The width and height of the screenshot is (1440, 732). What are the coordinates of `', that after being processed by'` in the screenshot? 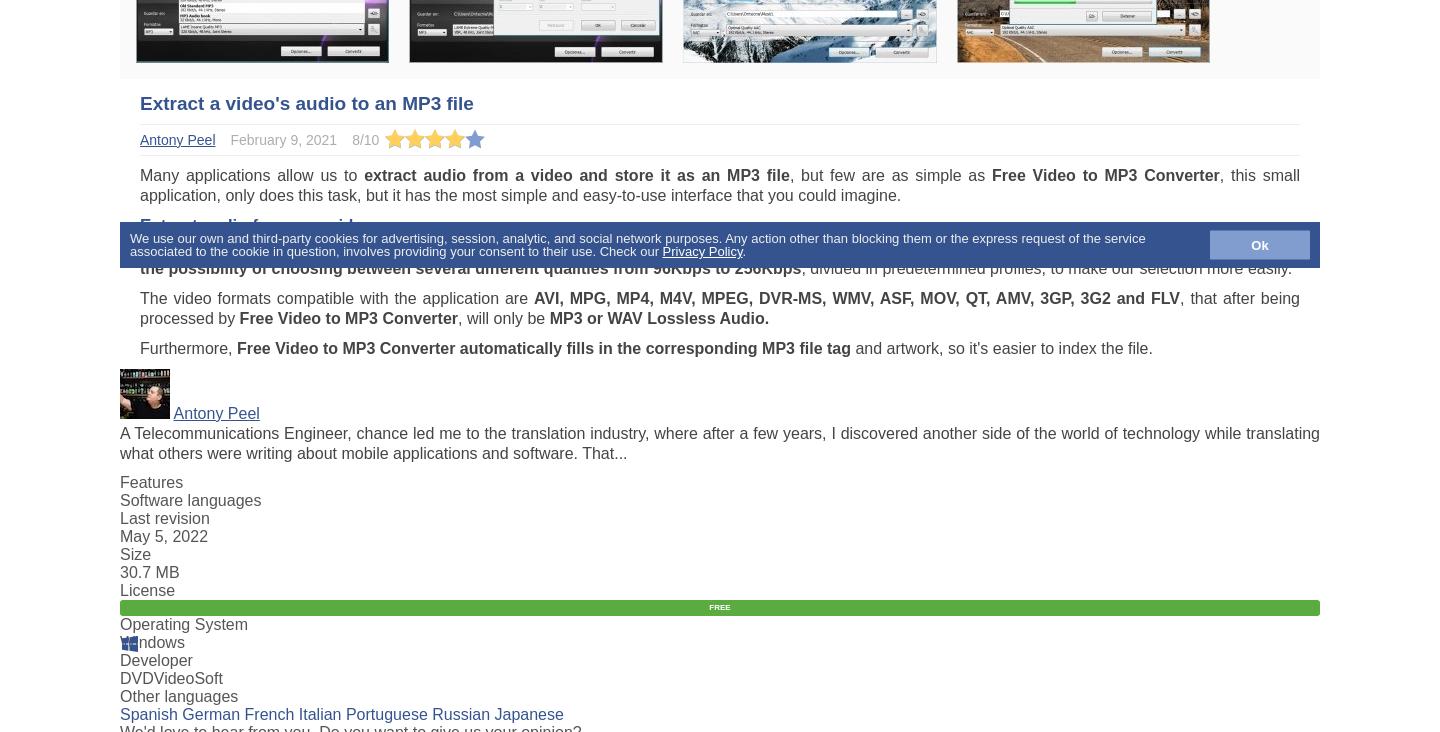 It's located at (138, 308).